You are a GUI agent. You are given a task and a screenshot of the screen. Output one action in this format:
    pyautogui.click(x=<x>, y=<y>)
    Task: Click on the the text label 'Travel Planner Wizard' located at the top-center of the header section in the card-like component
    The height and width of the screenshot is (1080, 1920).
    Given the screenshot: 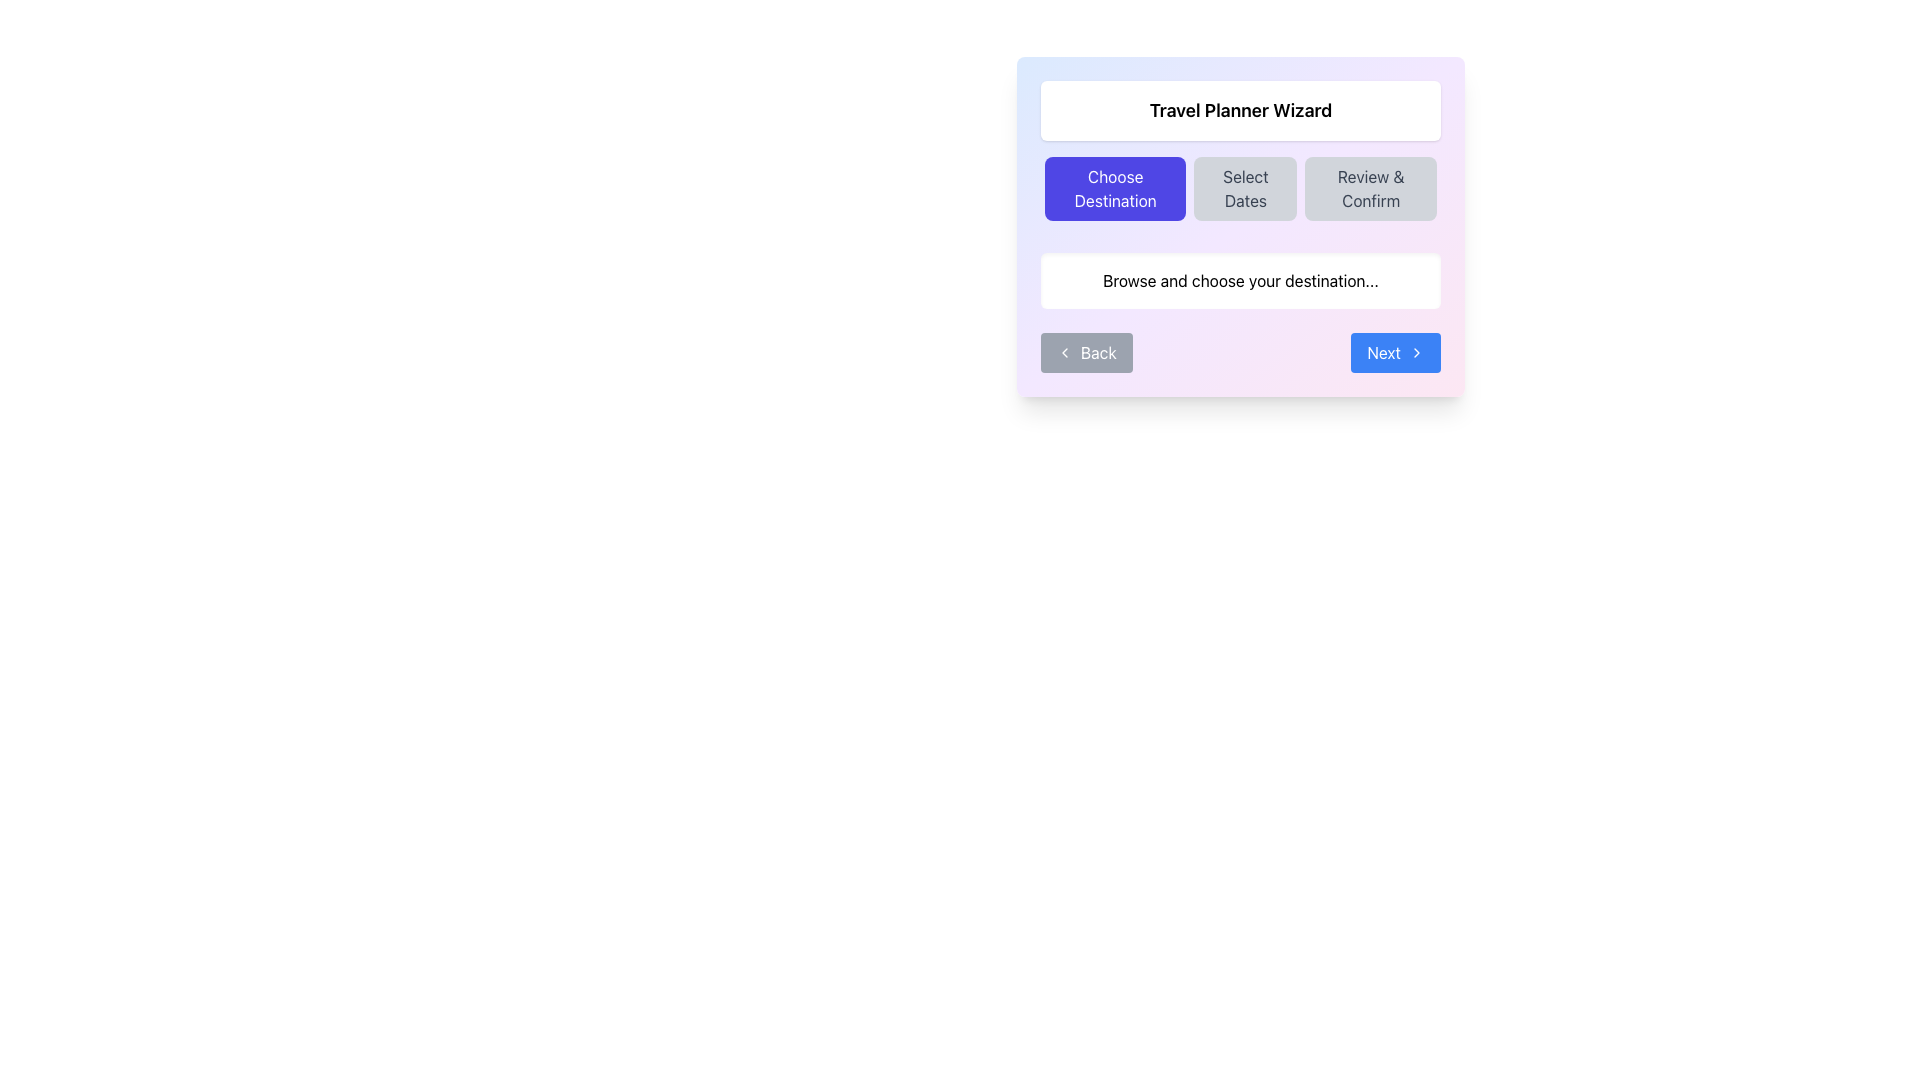 What is the action you would take?
    pyautogui.click(x=1240, y=111)
    